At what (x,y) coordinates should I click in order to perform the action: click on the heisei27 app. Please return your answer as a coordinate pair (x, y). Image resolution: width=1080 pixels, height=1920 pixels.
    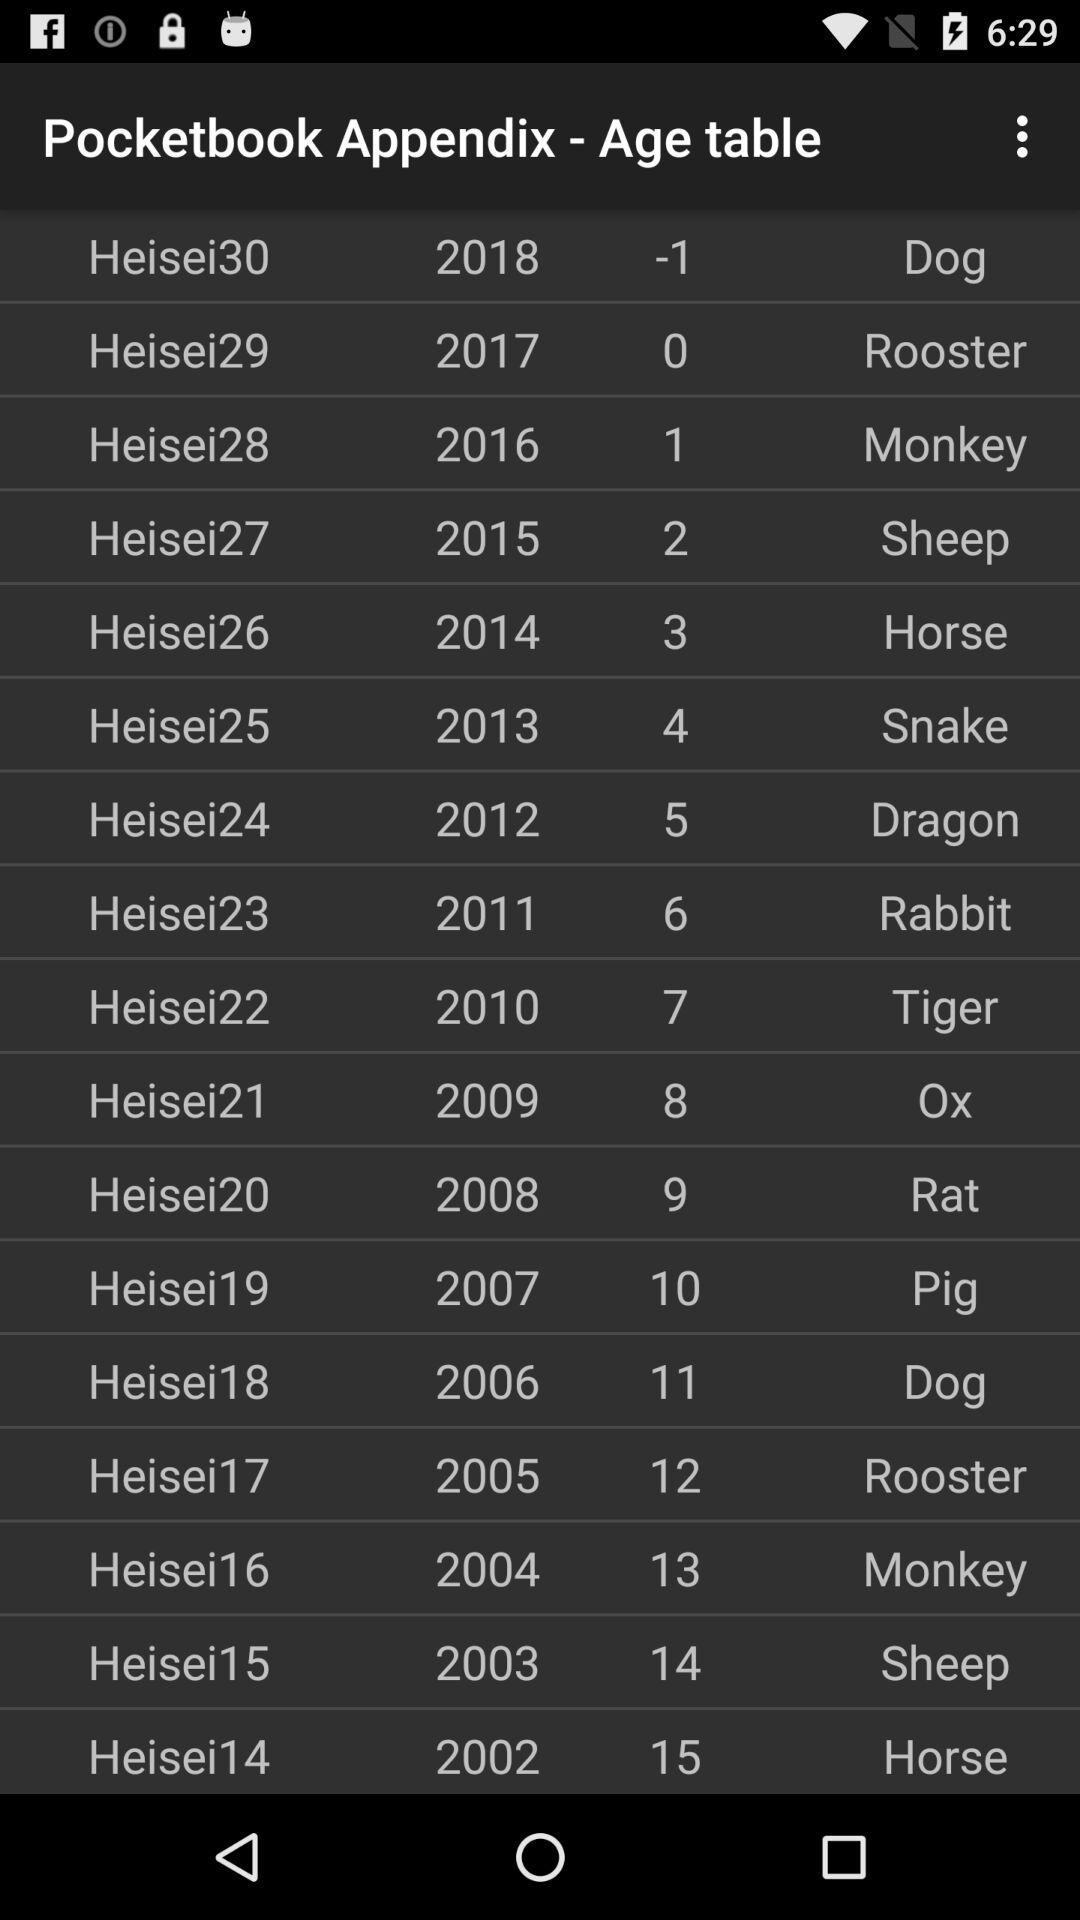
    Looking at the image, I should click on (135, 536).